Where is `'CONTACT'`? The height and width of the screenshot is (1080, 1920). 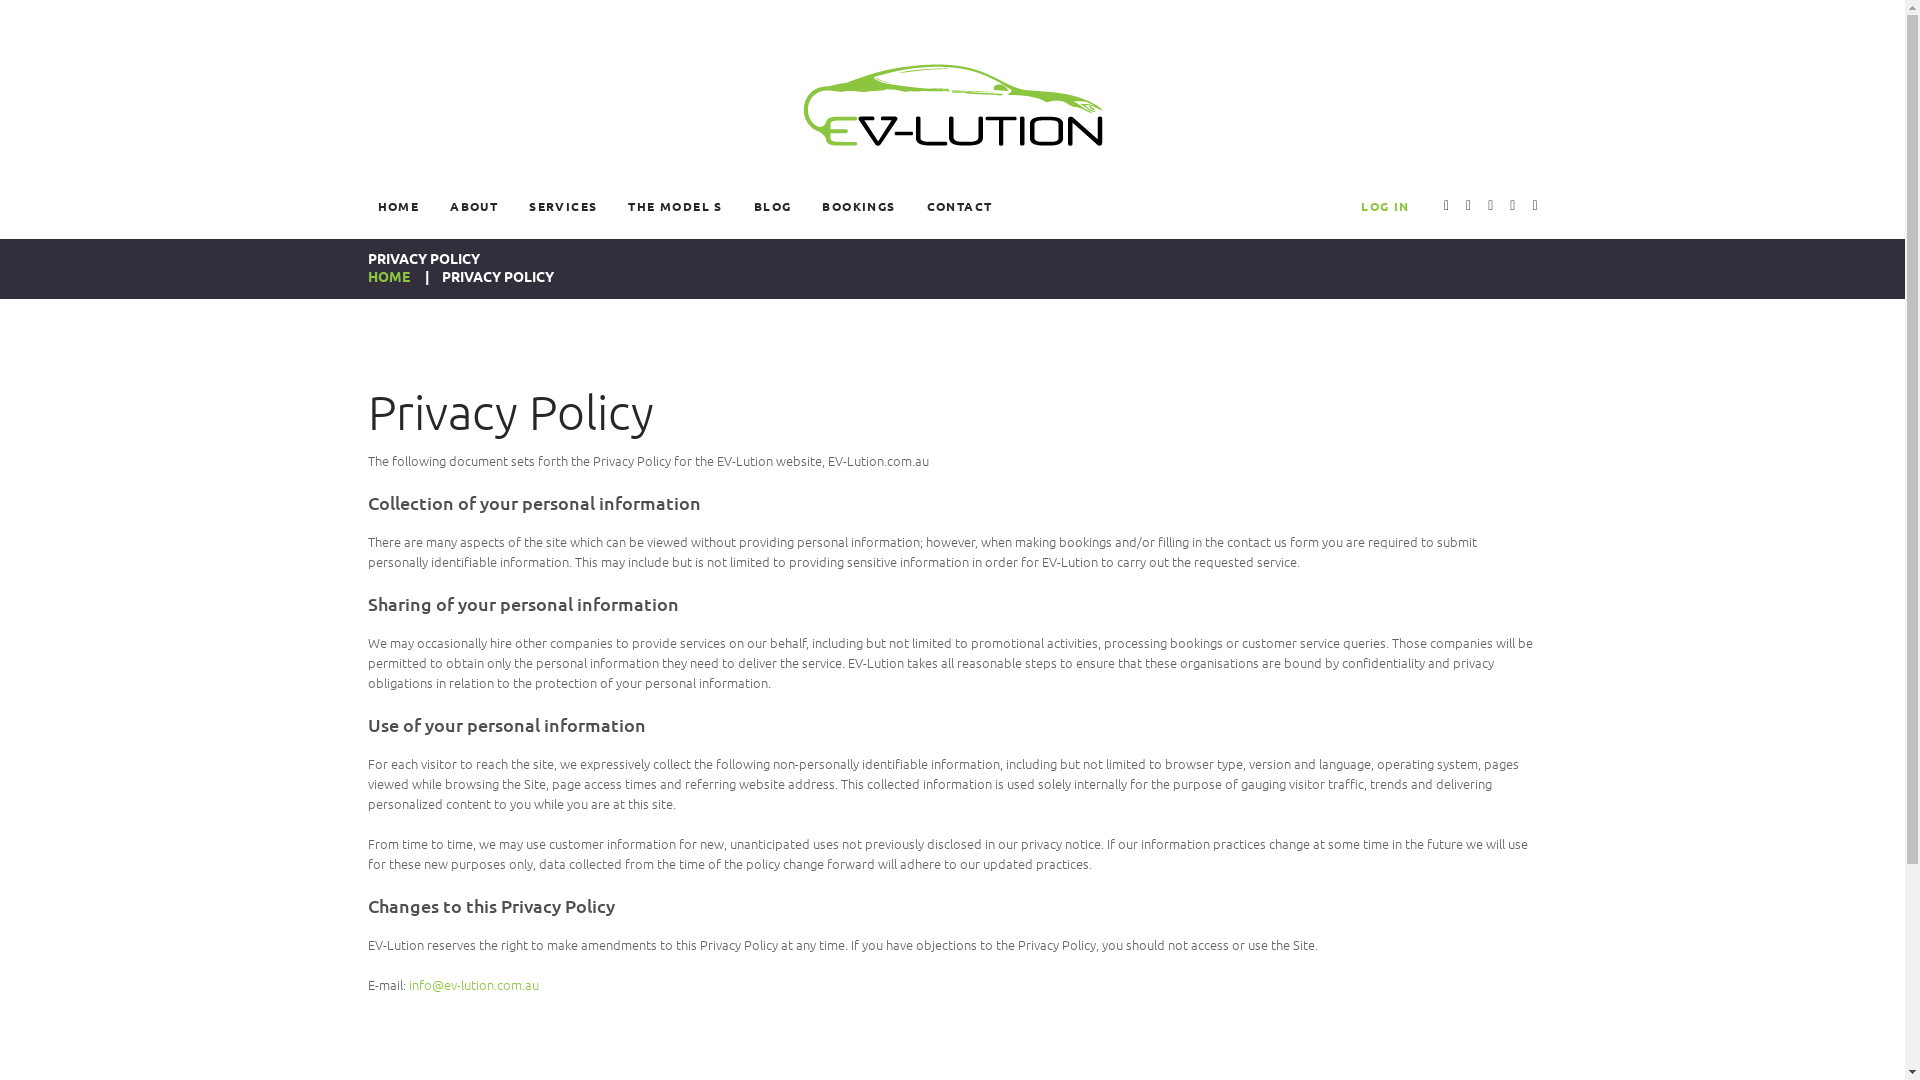 'CONTACT' is located at coordinates (960, 205).